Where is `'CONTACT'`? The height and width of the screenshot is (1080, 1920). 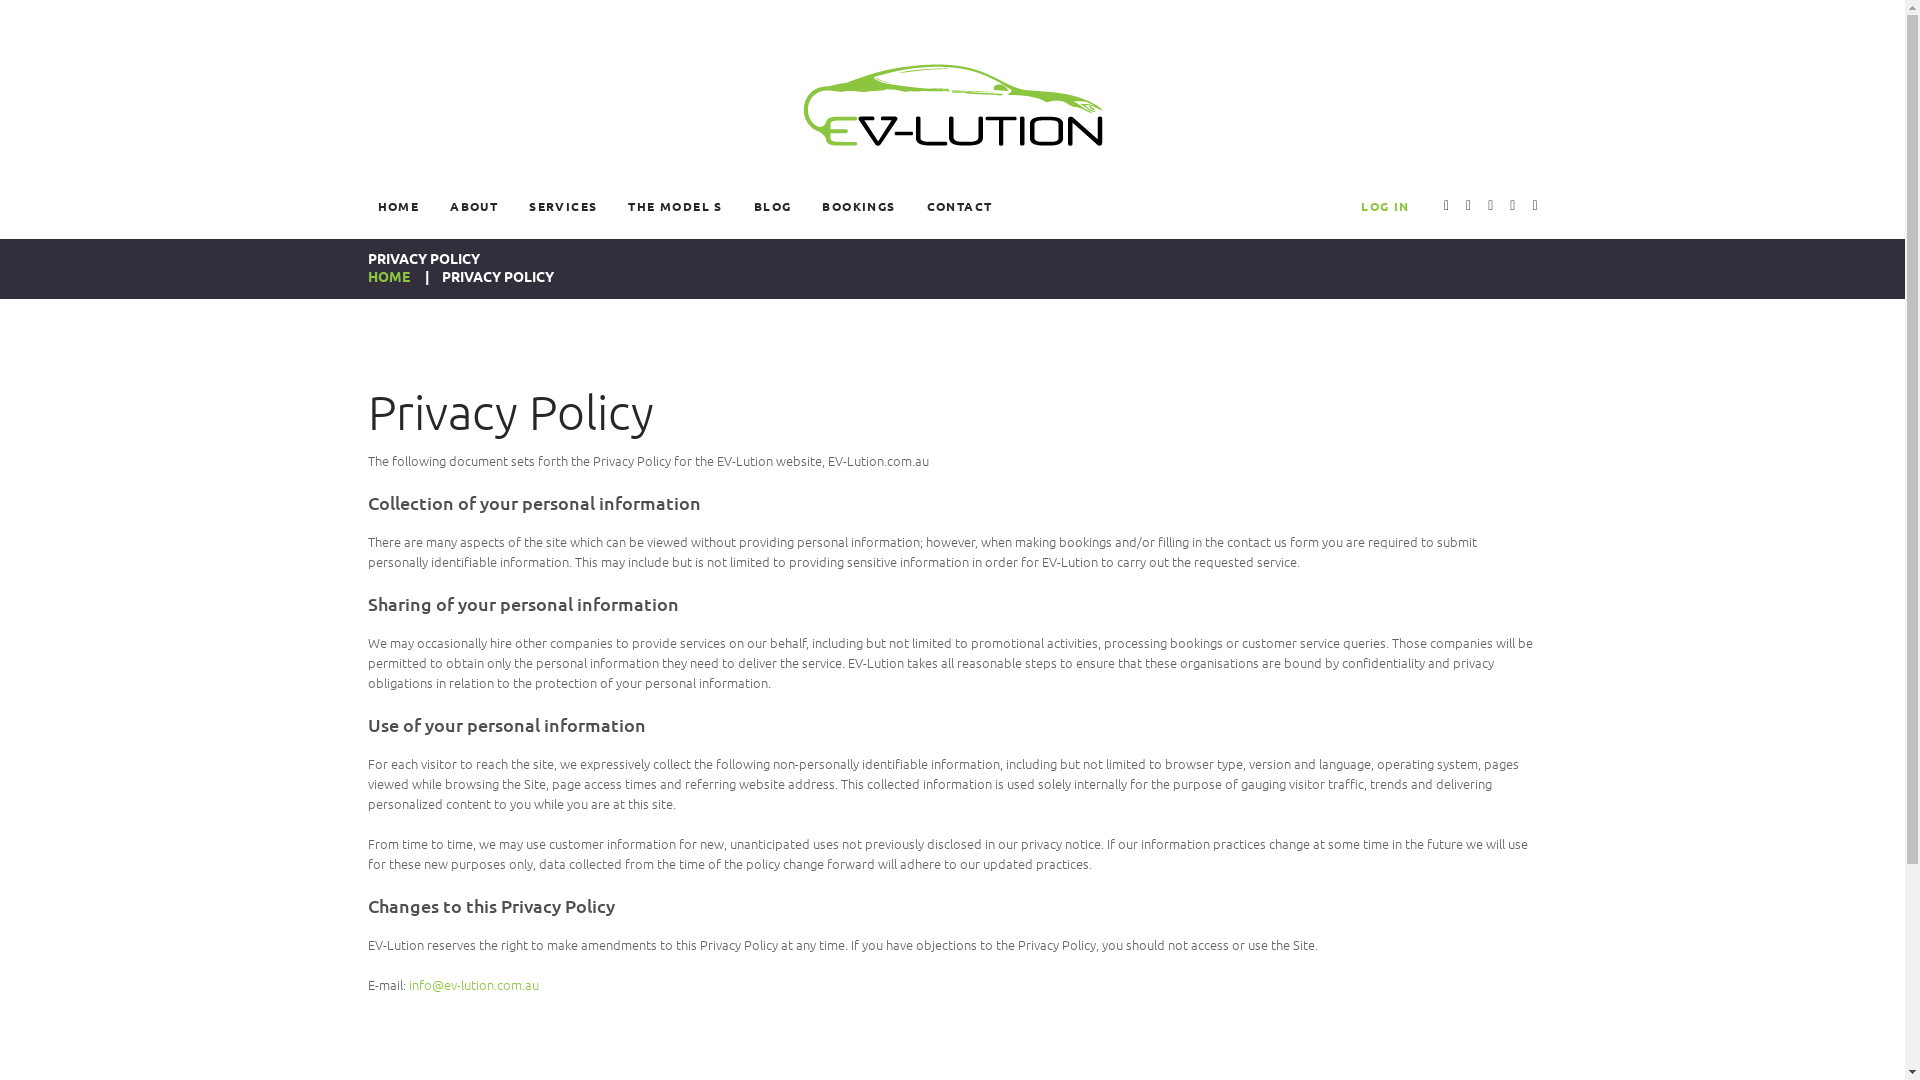 'CONTACT' is located at coordinates (960, 205).